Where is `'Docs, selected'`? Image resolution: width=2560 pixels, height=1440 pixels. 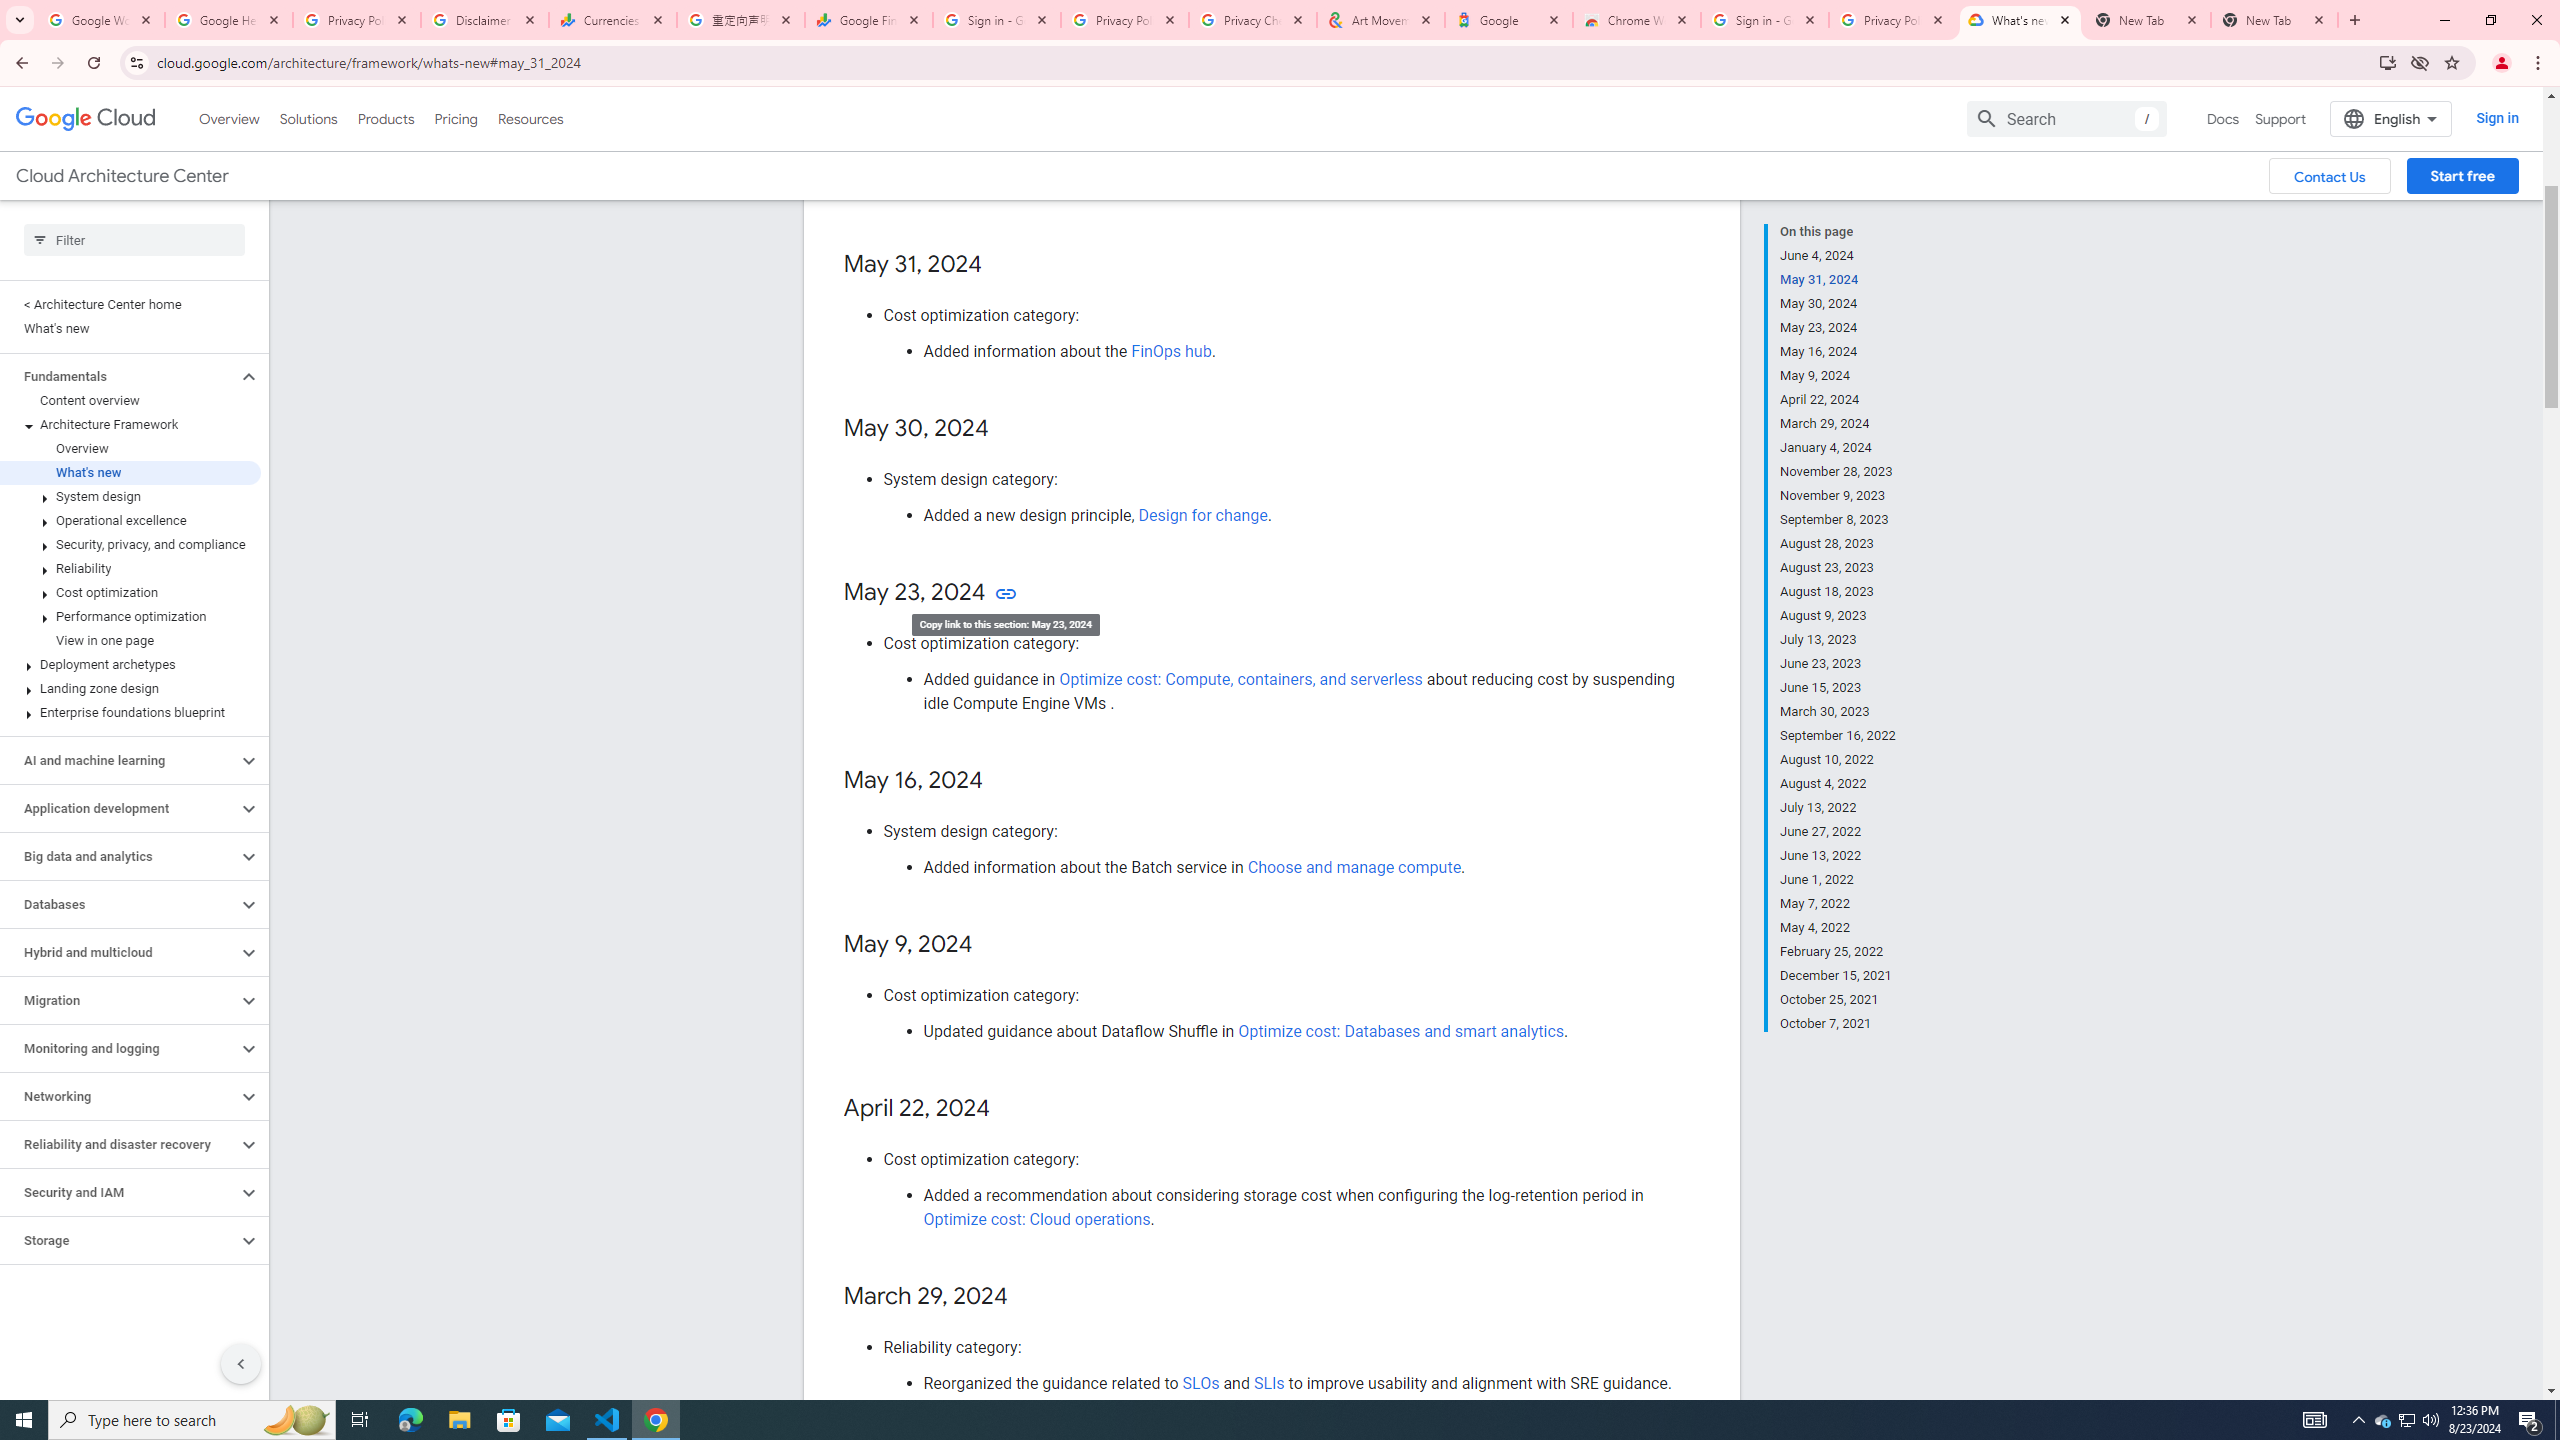
'Docs, selected' is located at coordinates (2222, 118).